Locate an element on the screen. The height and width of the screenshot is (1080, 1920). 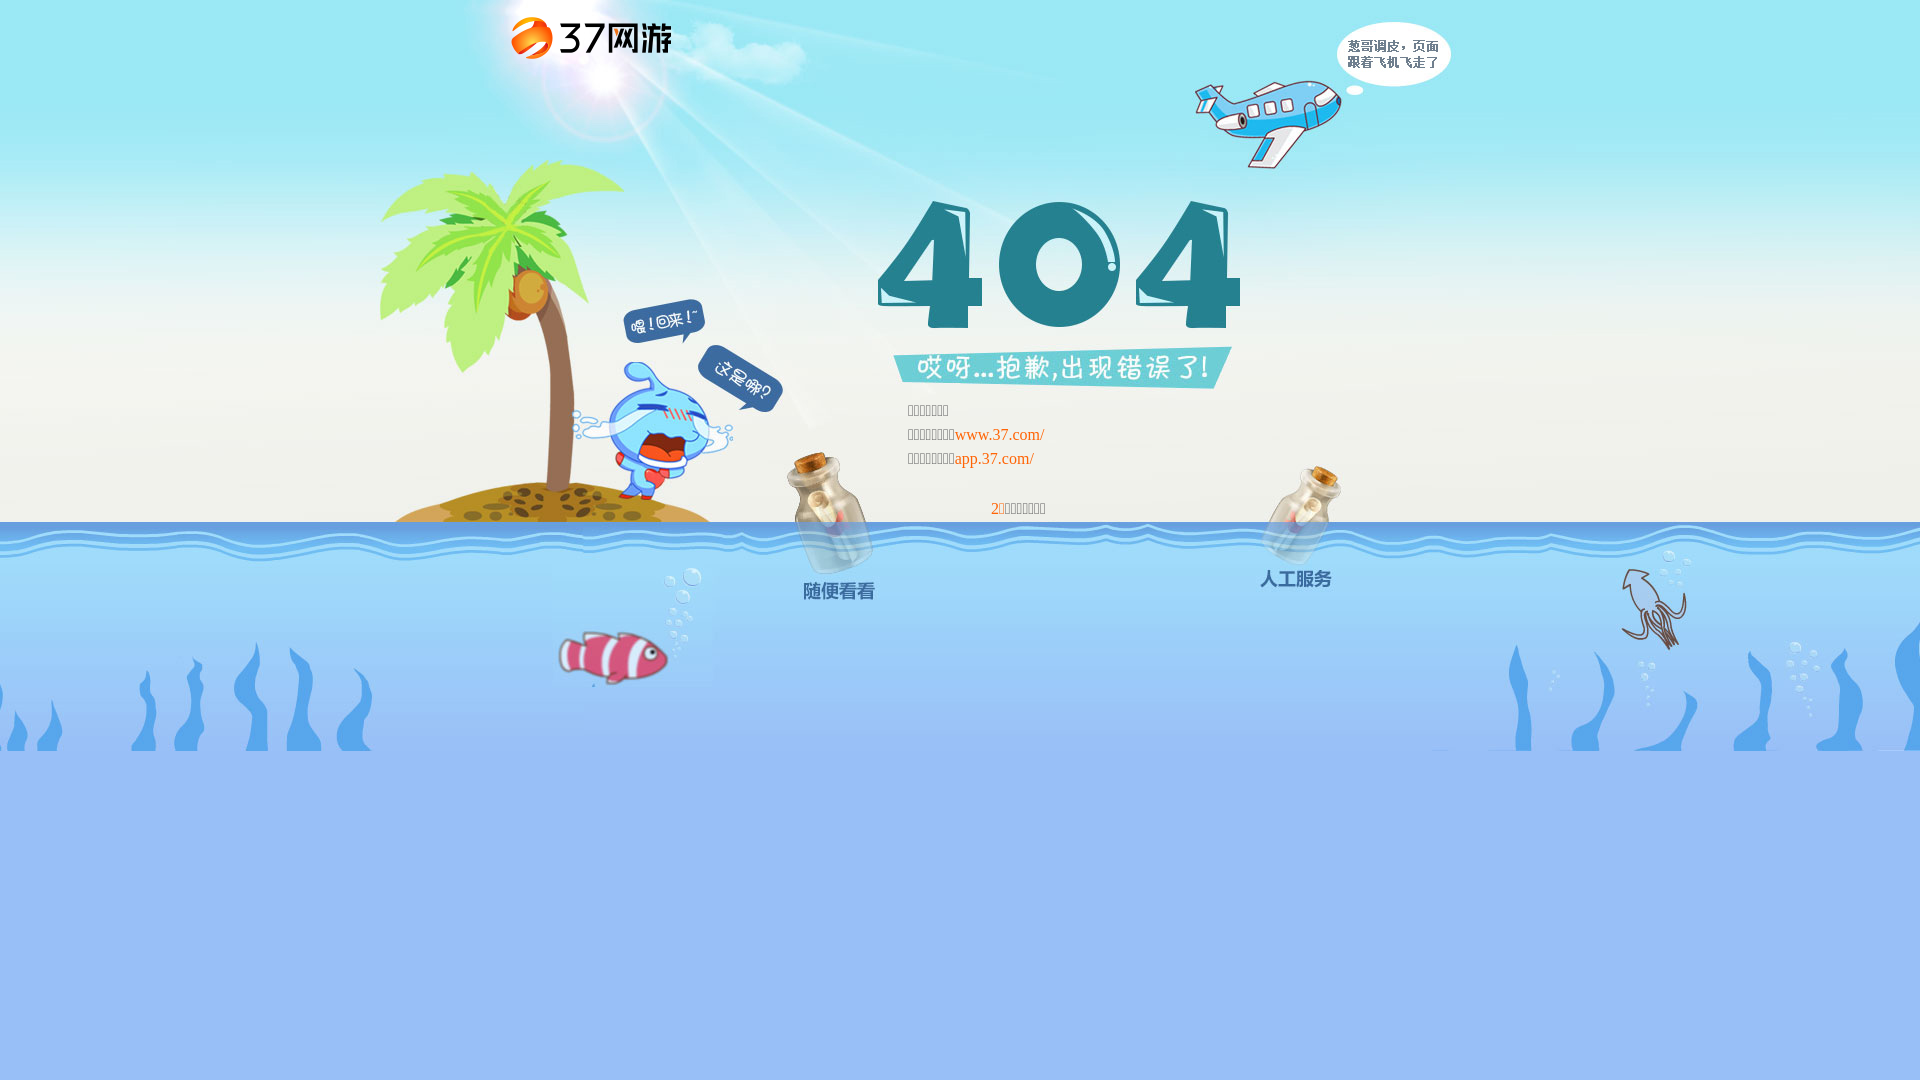
'app.37.com/' is located at coordinates (994, 458).